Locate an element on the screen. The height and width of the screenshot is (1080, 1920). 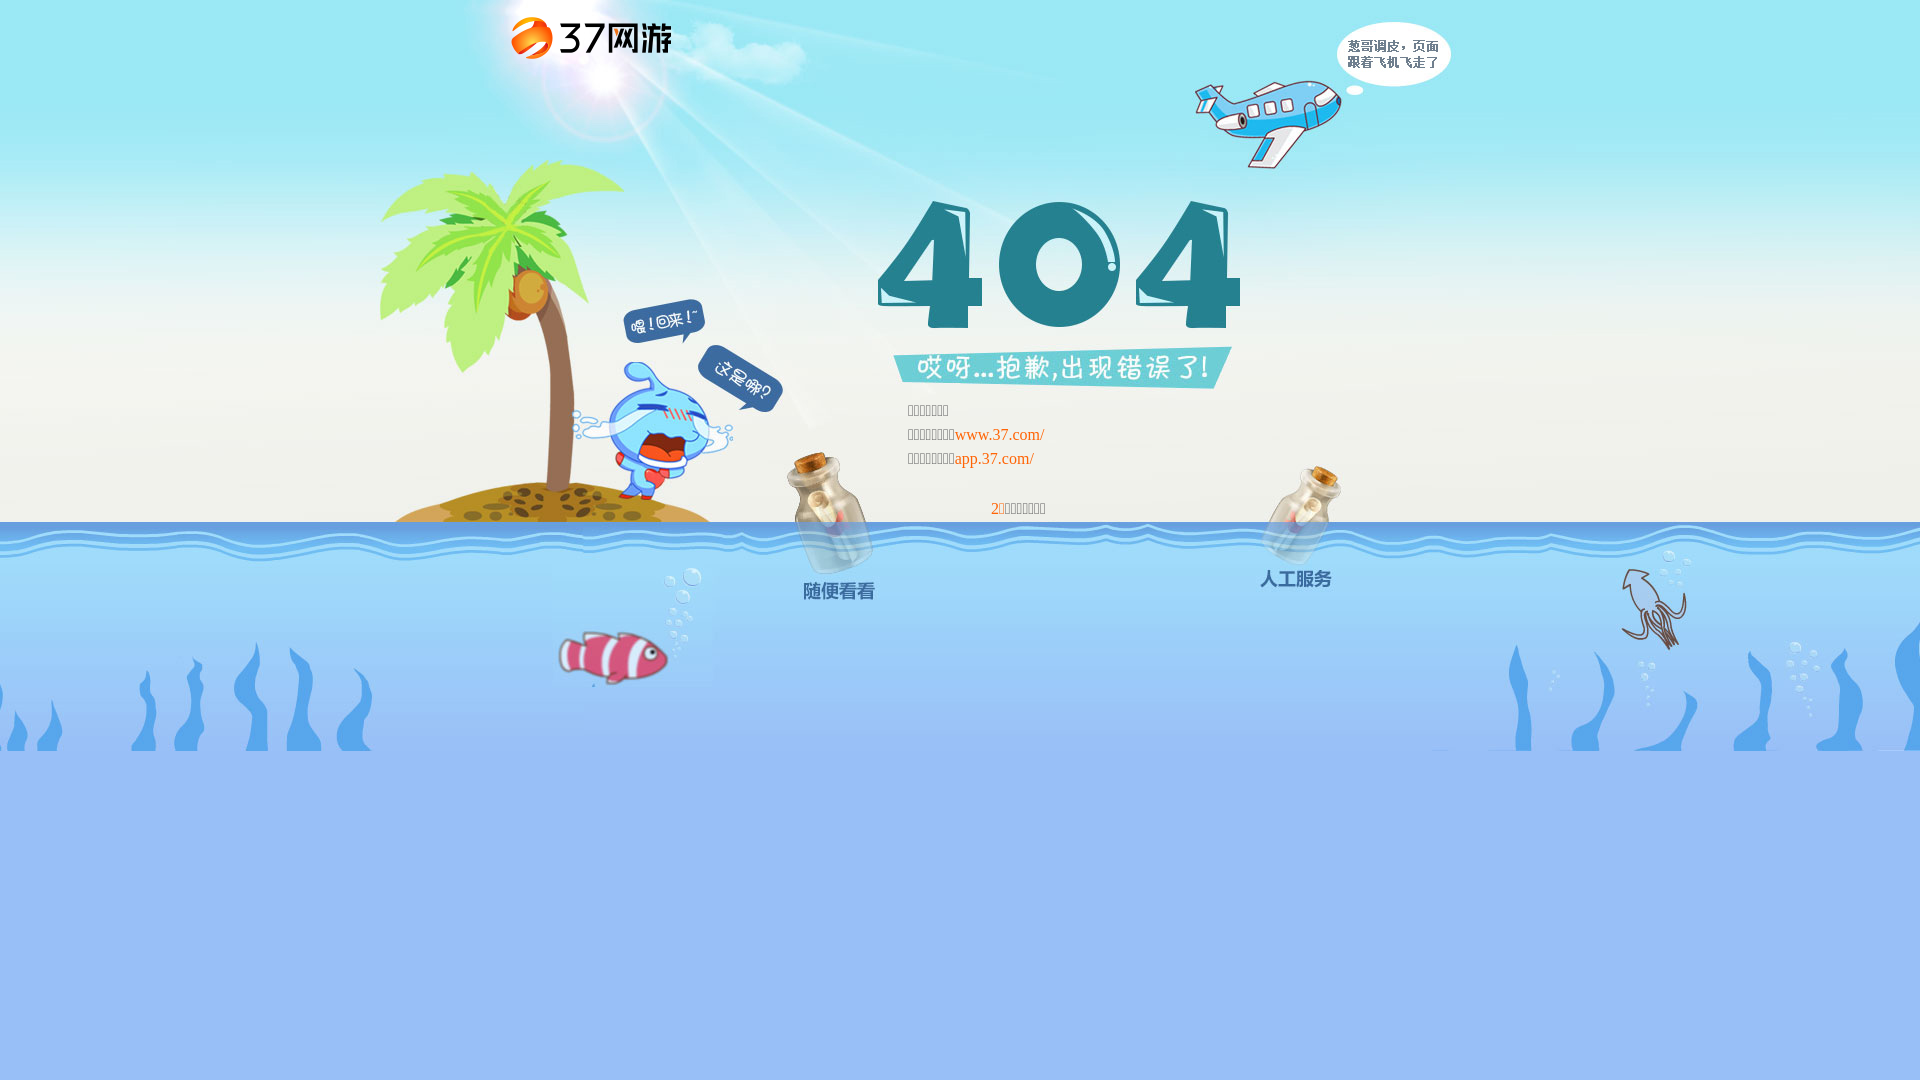
'app.37.com/' is located at coordinates (994, 458).